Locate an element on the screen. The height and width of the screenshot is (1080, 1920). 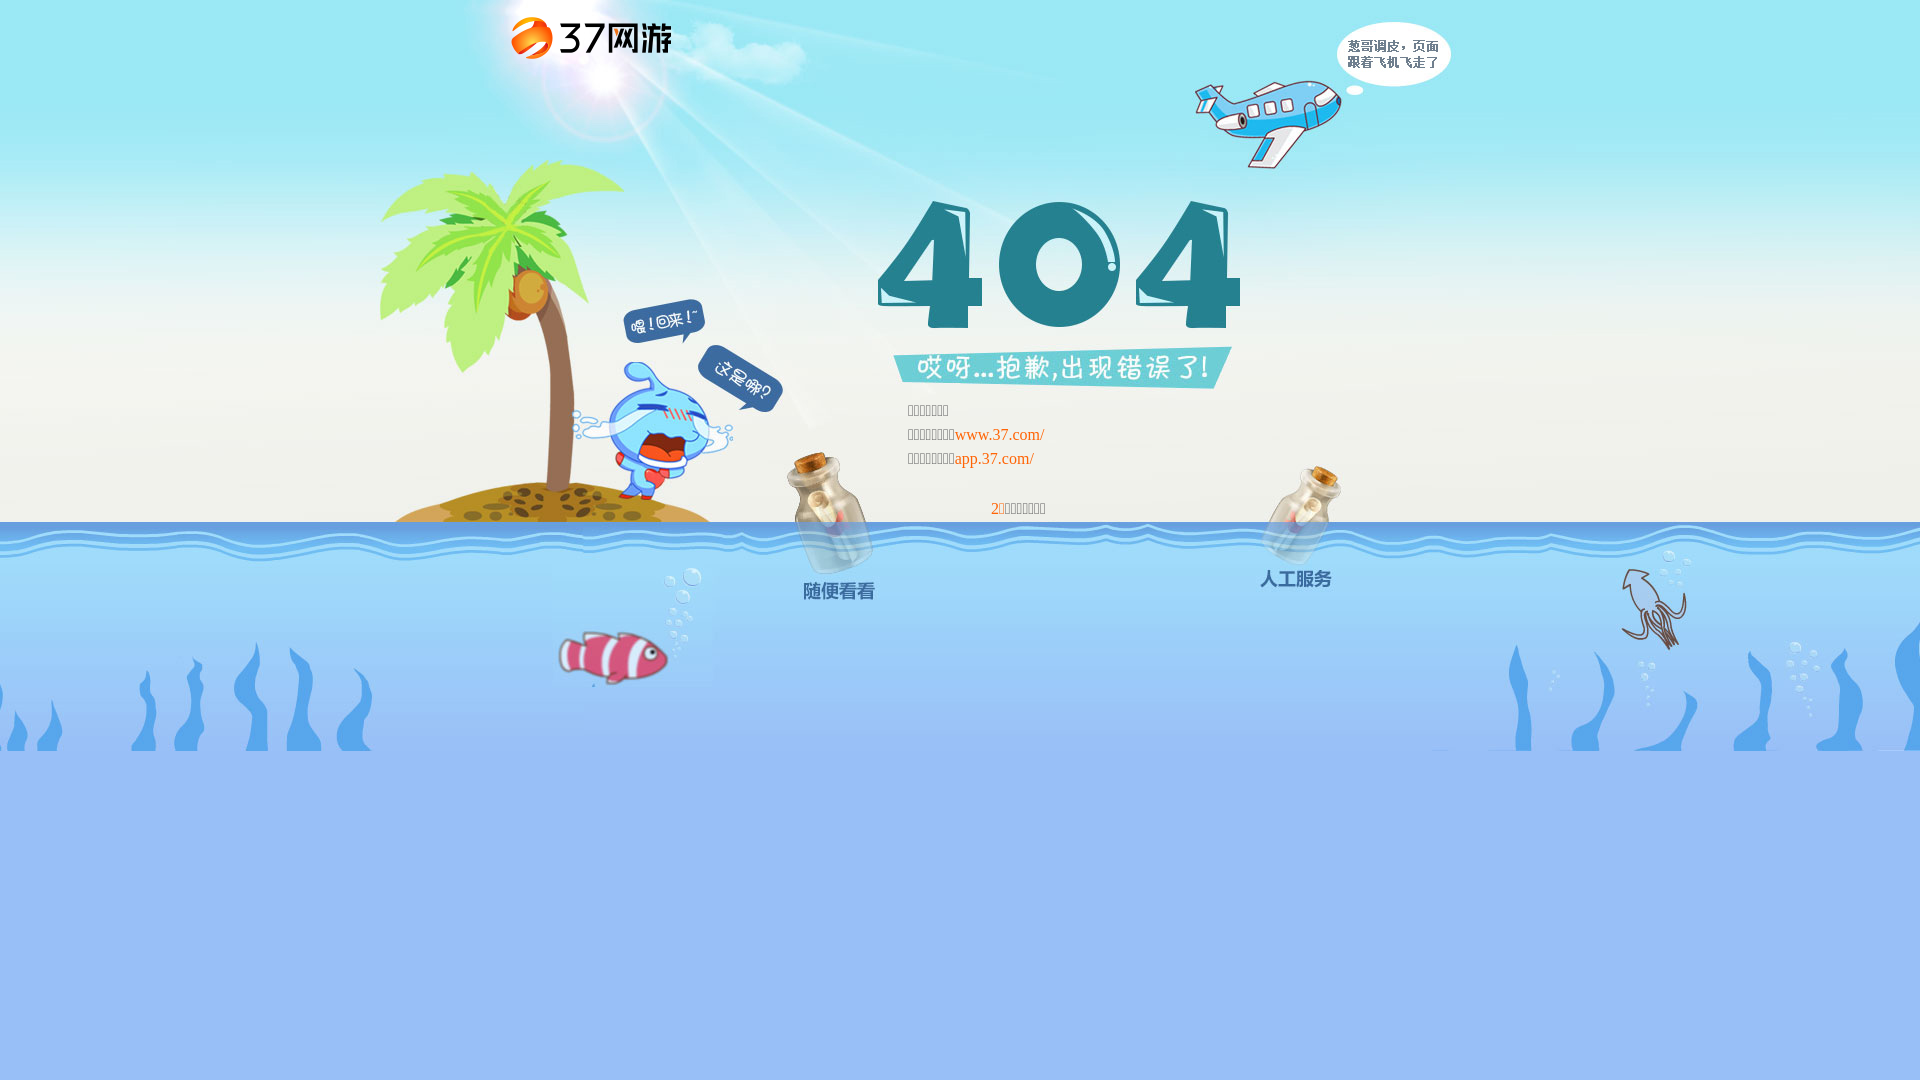
'app.37.com/' is located at coordinates (994, 458).